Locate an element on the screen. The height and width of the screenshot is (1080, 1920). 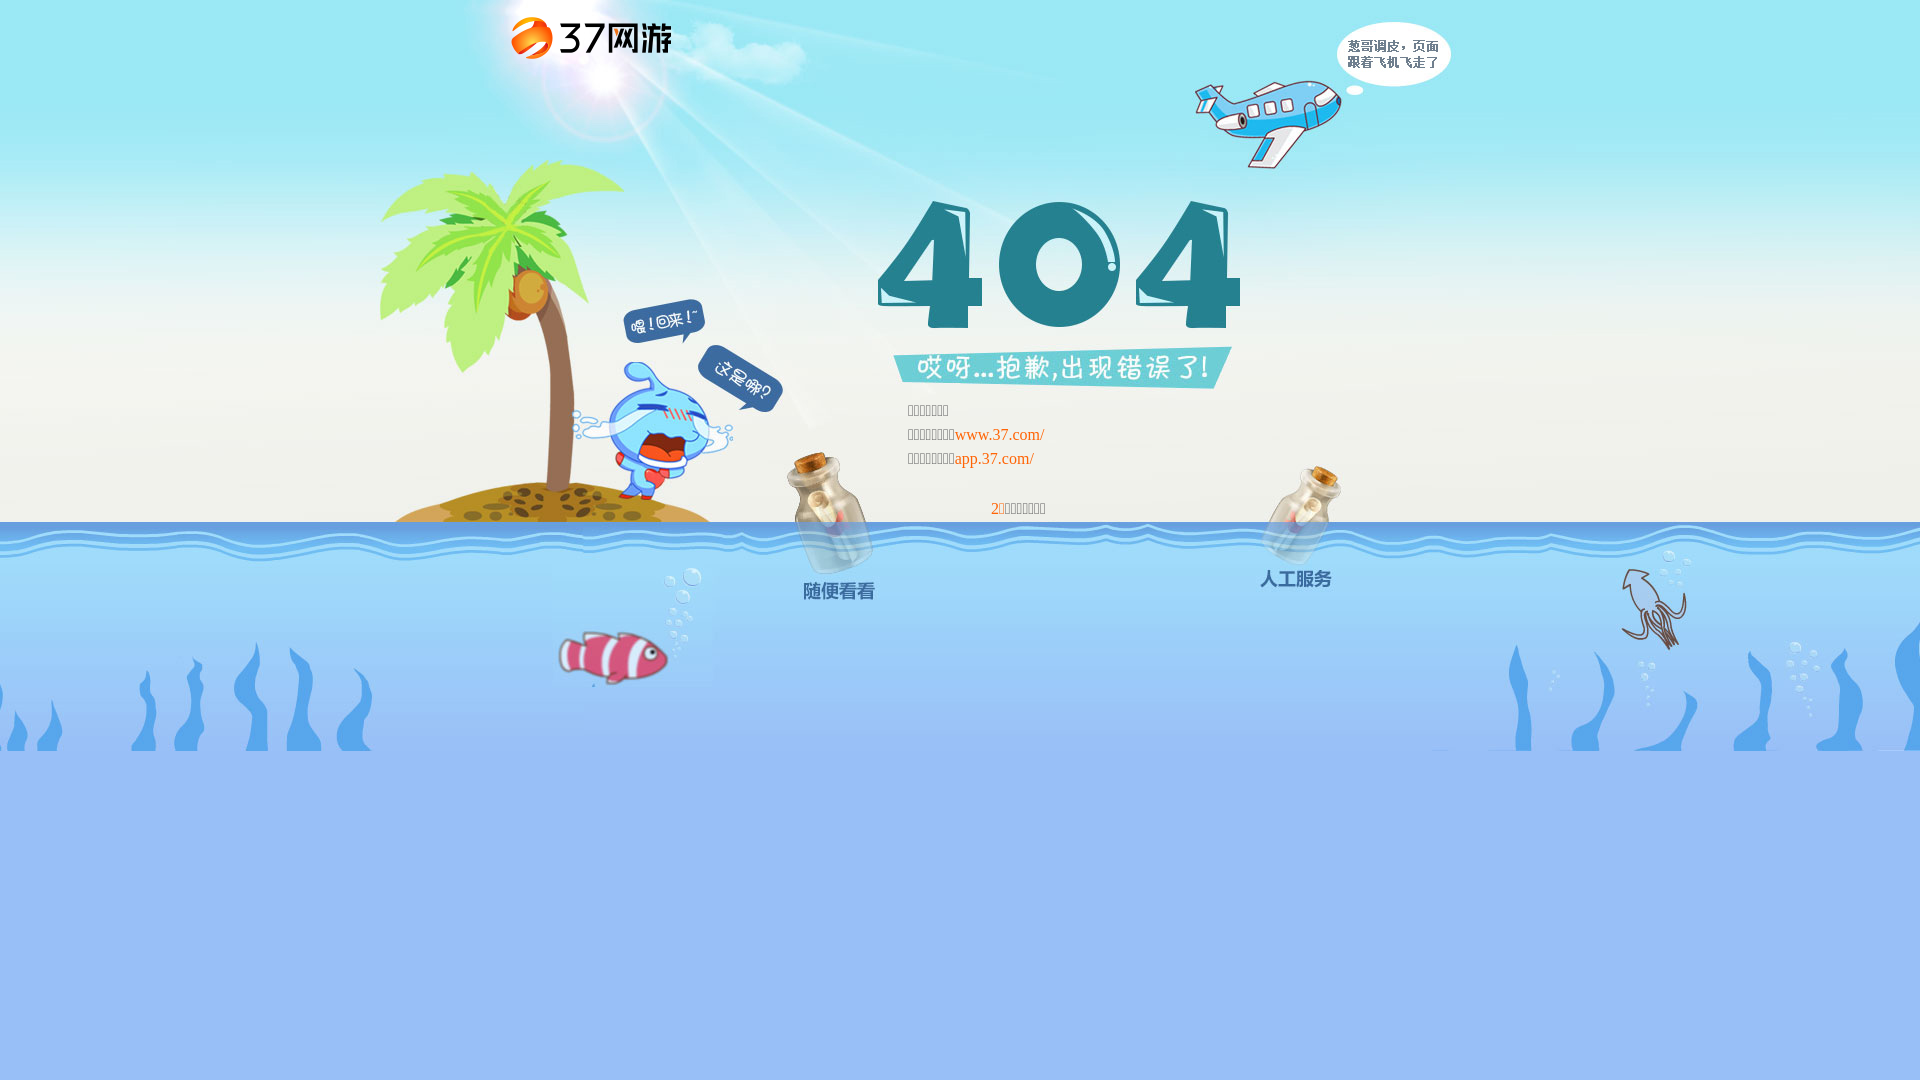
'app.37.com/' is located at coordinates (994, 458).